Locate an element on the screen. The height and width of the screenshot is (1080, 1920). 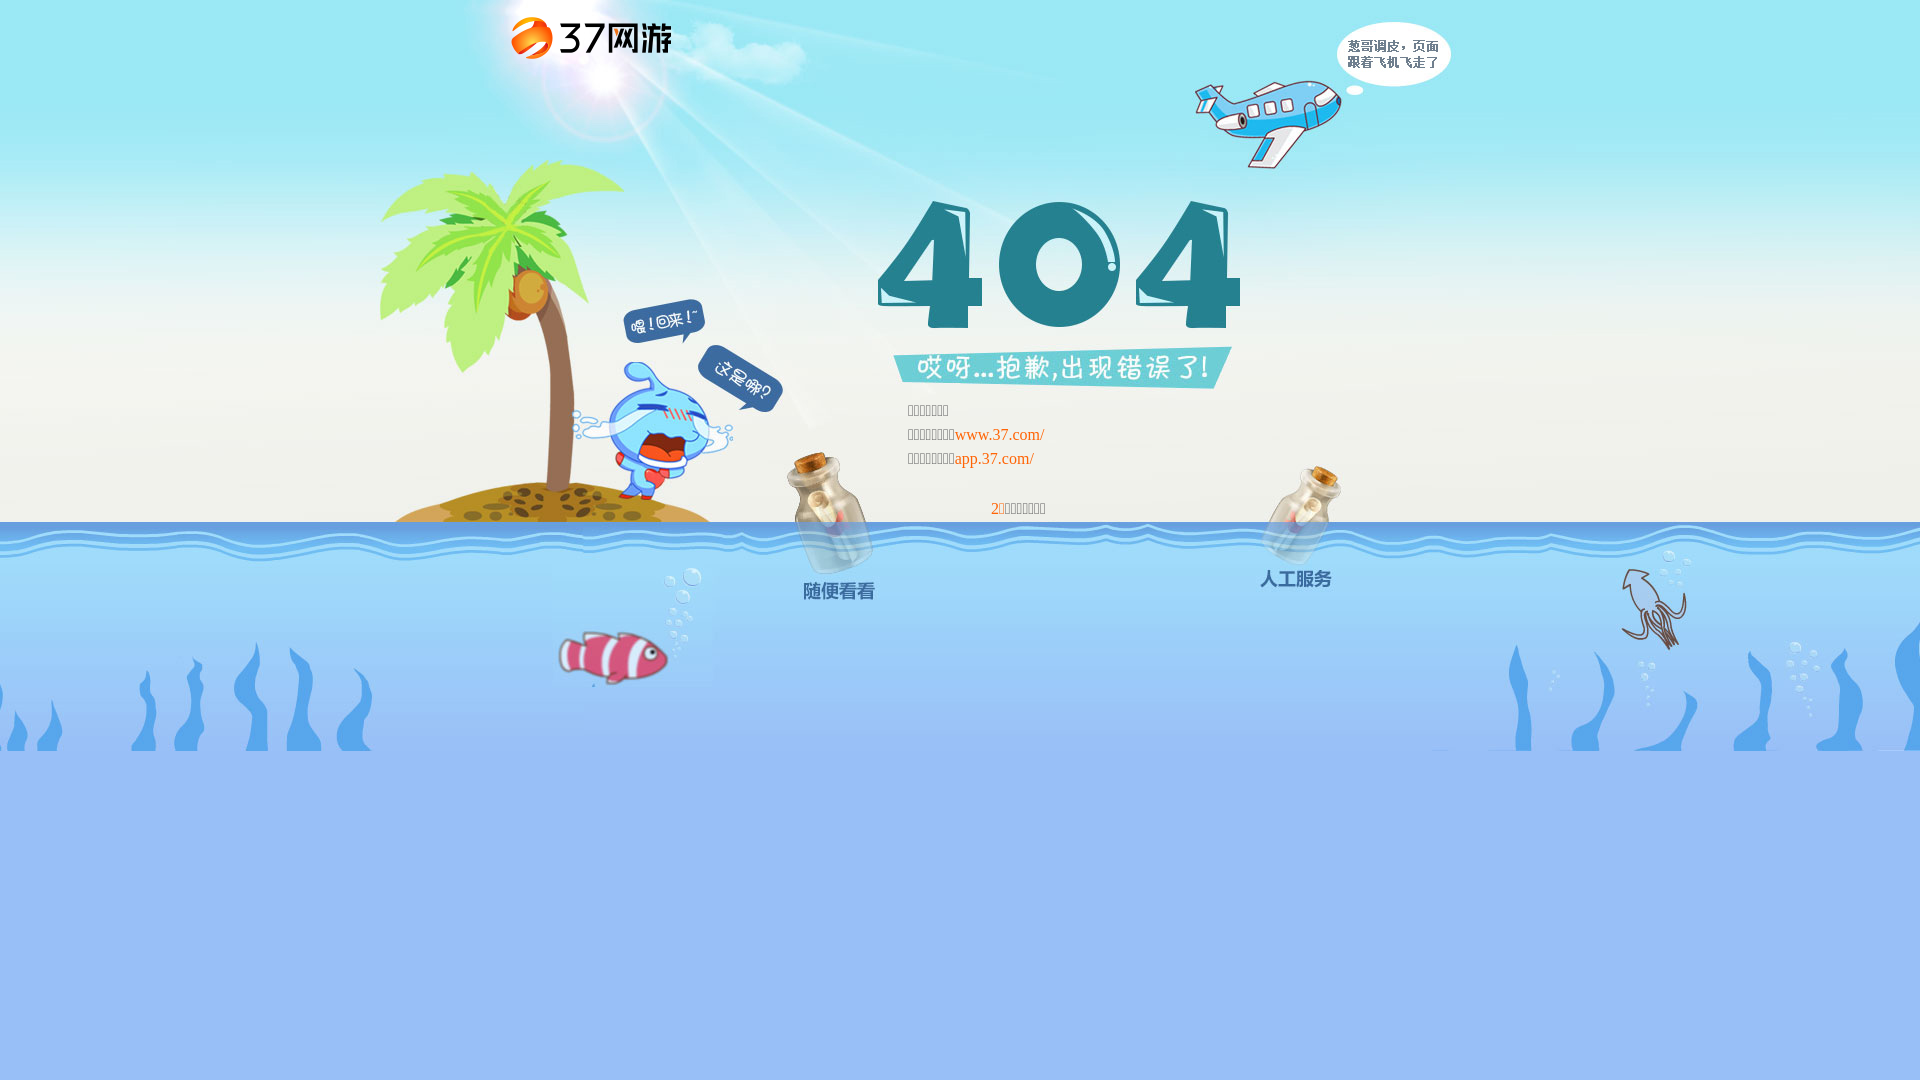
'app.37.com/' is located at coordinates (994, 458).